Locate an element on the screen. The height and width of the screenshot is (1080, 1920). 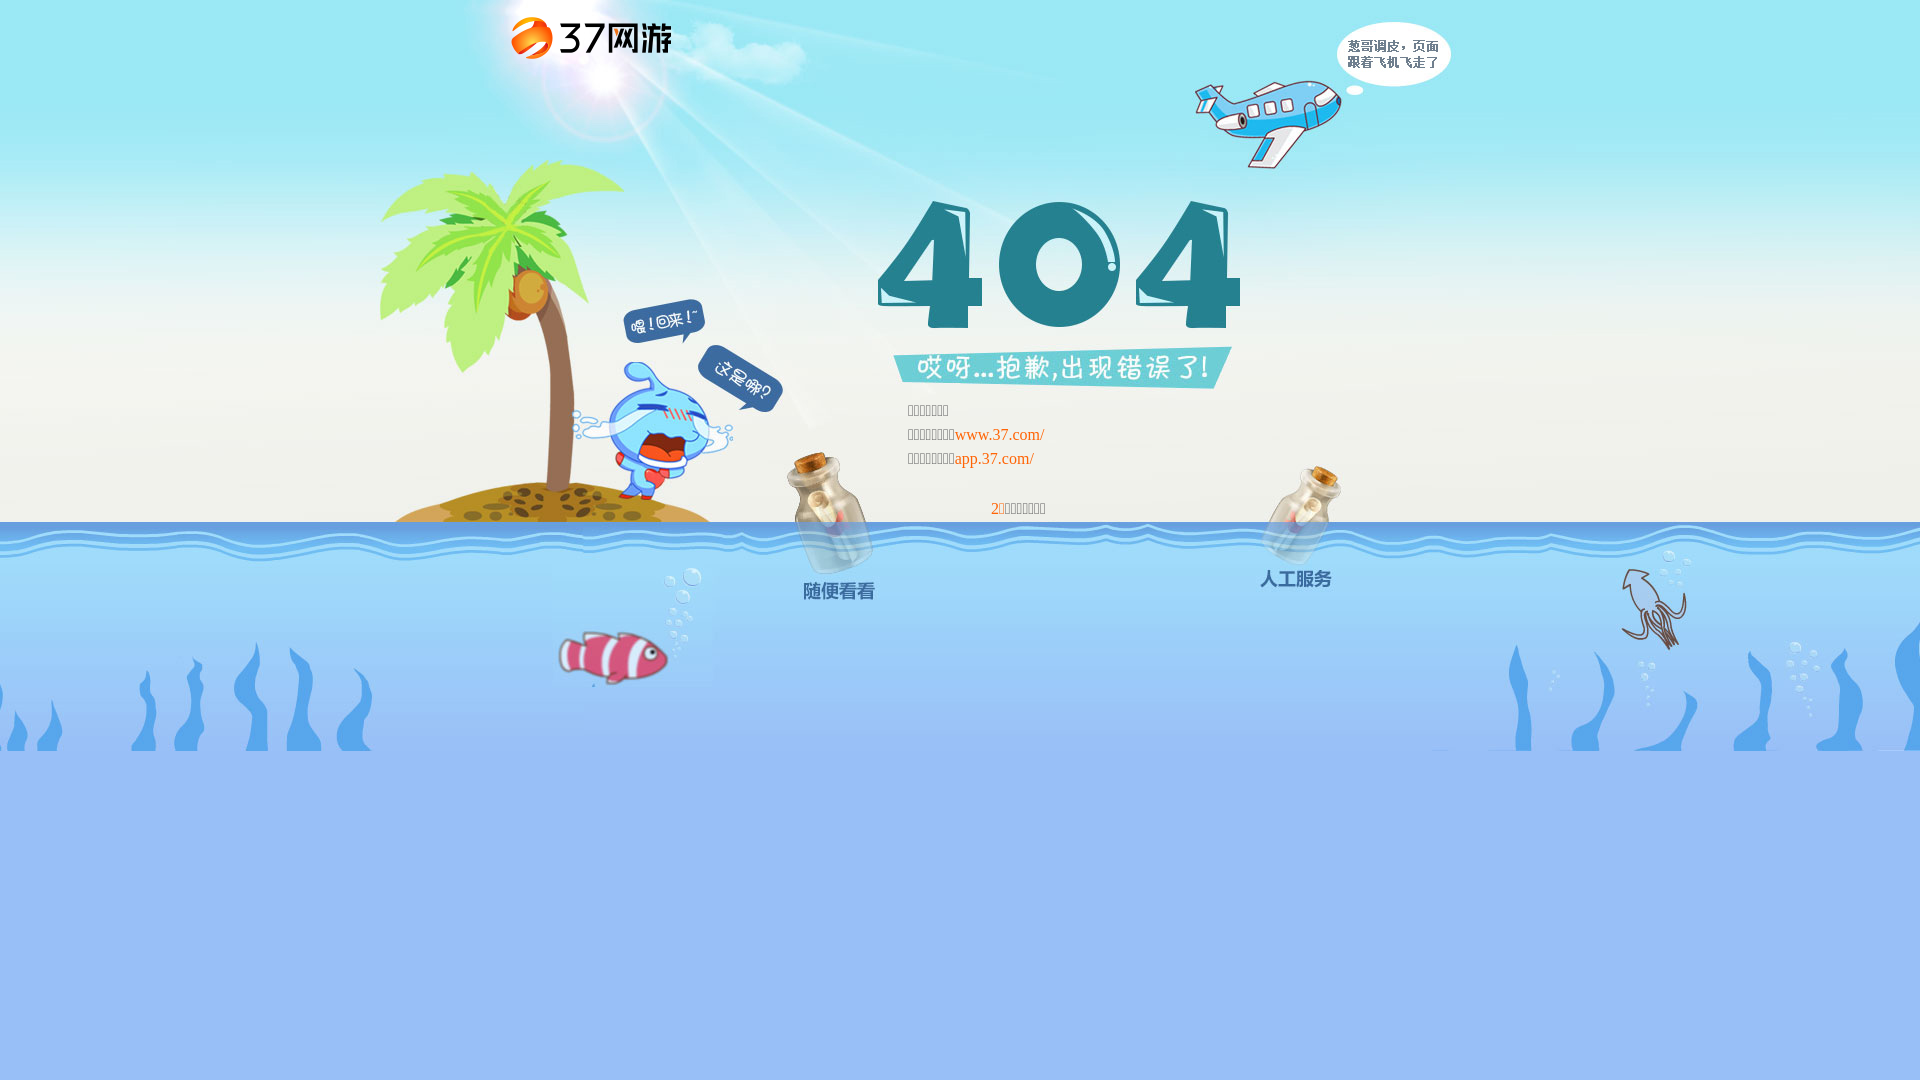
'app.37.com/' is located at coordinates (994, 458).